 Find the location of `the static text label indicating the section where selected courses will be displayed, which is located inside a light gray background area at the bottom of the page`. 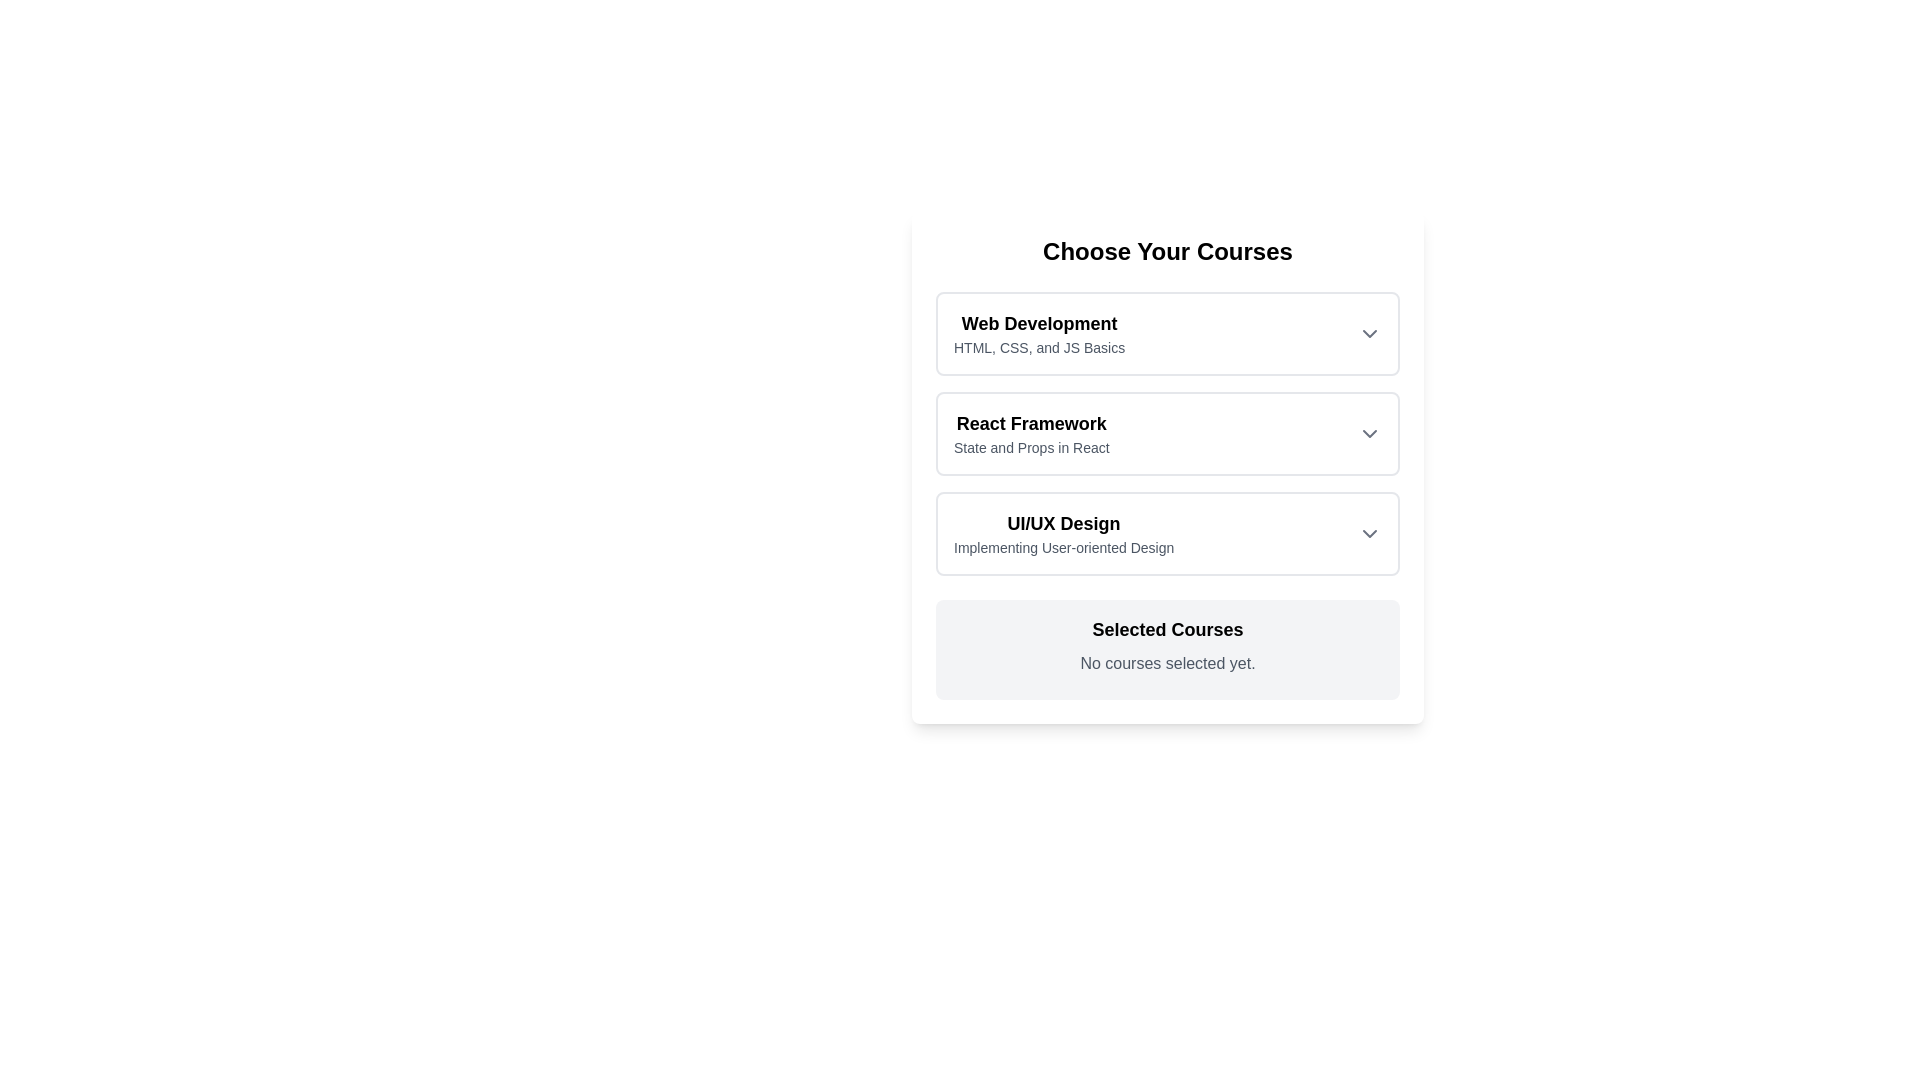

the static text label indicating the section where selected courses will be displayed, which is located inside a light gray background area at the bottom of the page is located at coordinates (1167, 628).